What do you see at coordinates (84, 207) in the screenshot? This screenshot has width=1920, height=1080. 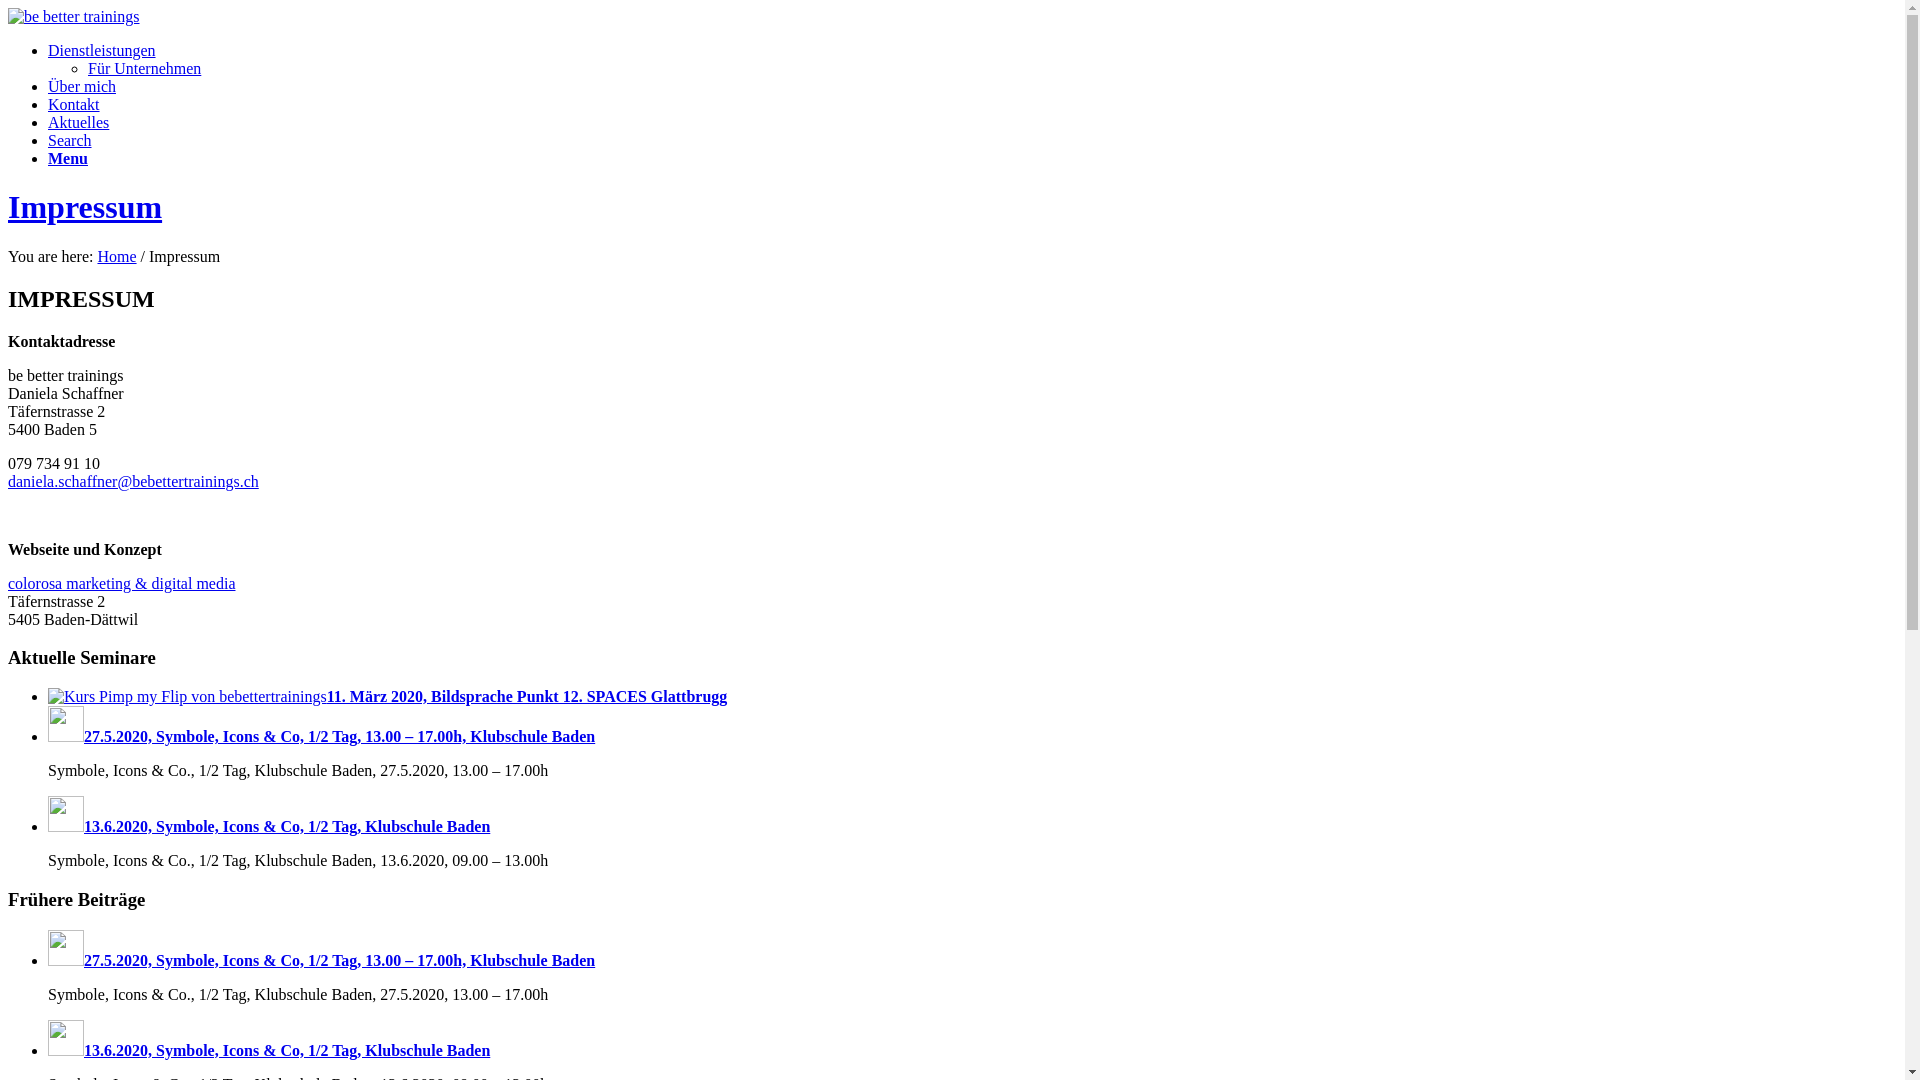 I see `'Impressum'` at bounding box center [84, 207].